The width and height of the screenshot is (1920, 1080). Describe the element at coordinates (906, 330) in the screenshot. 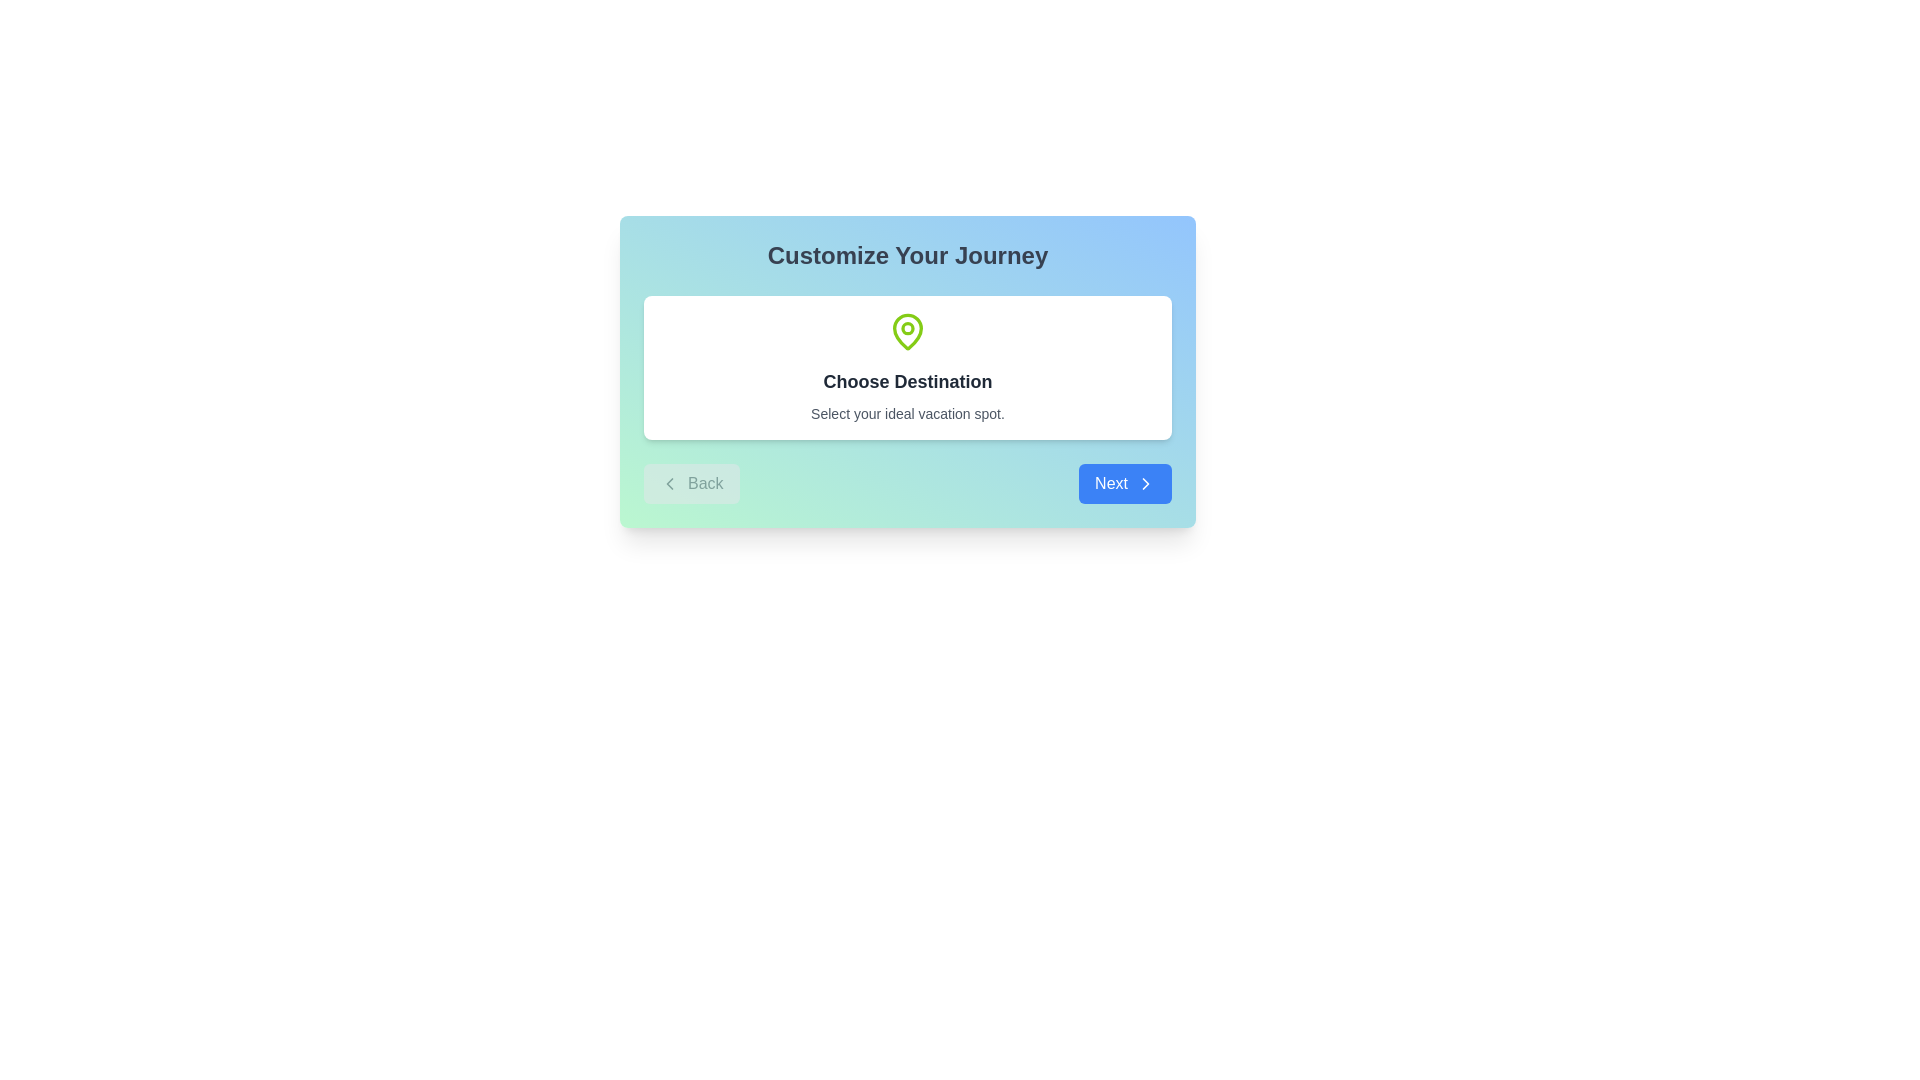

I see `the location marker icon that indicates geographical points, positioned centrally above the 'Choose Destination' text label` at that location.